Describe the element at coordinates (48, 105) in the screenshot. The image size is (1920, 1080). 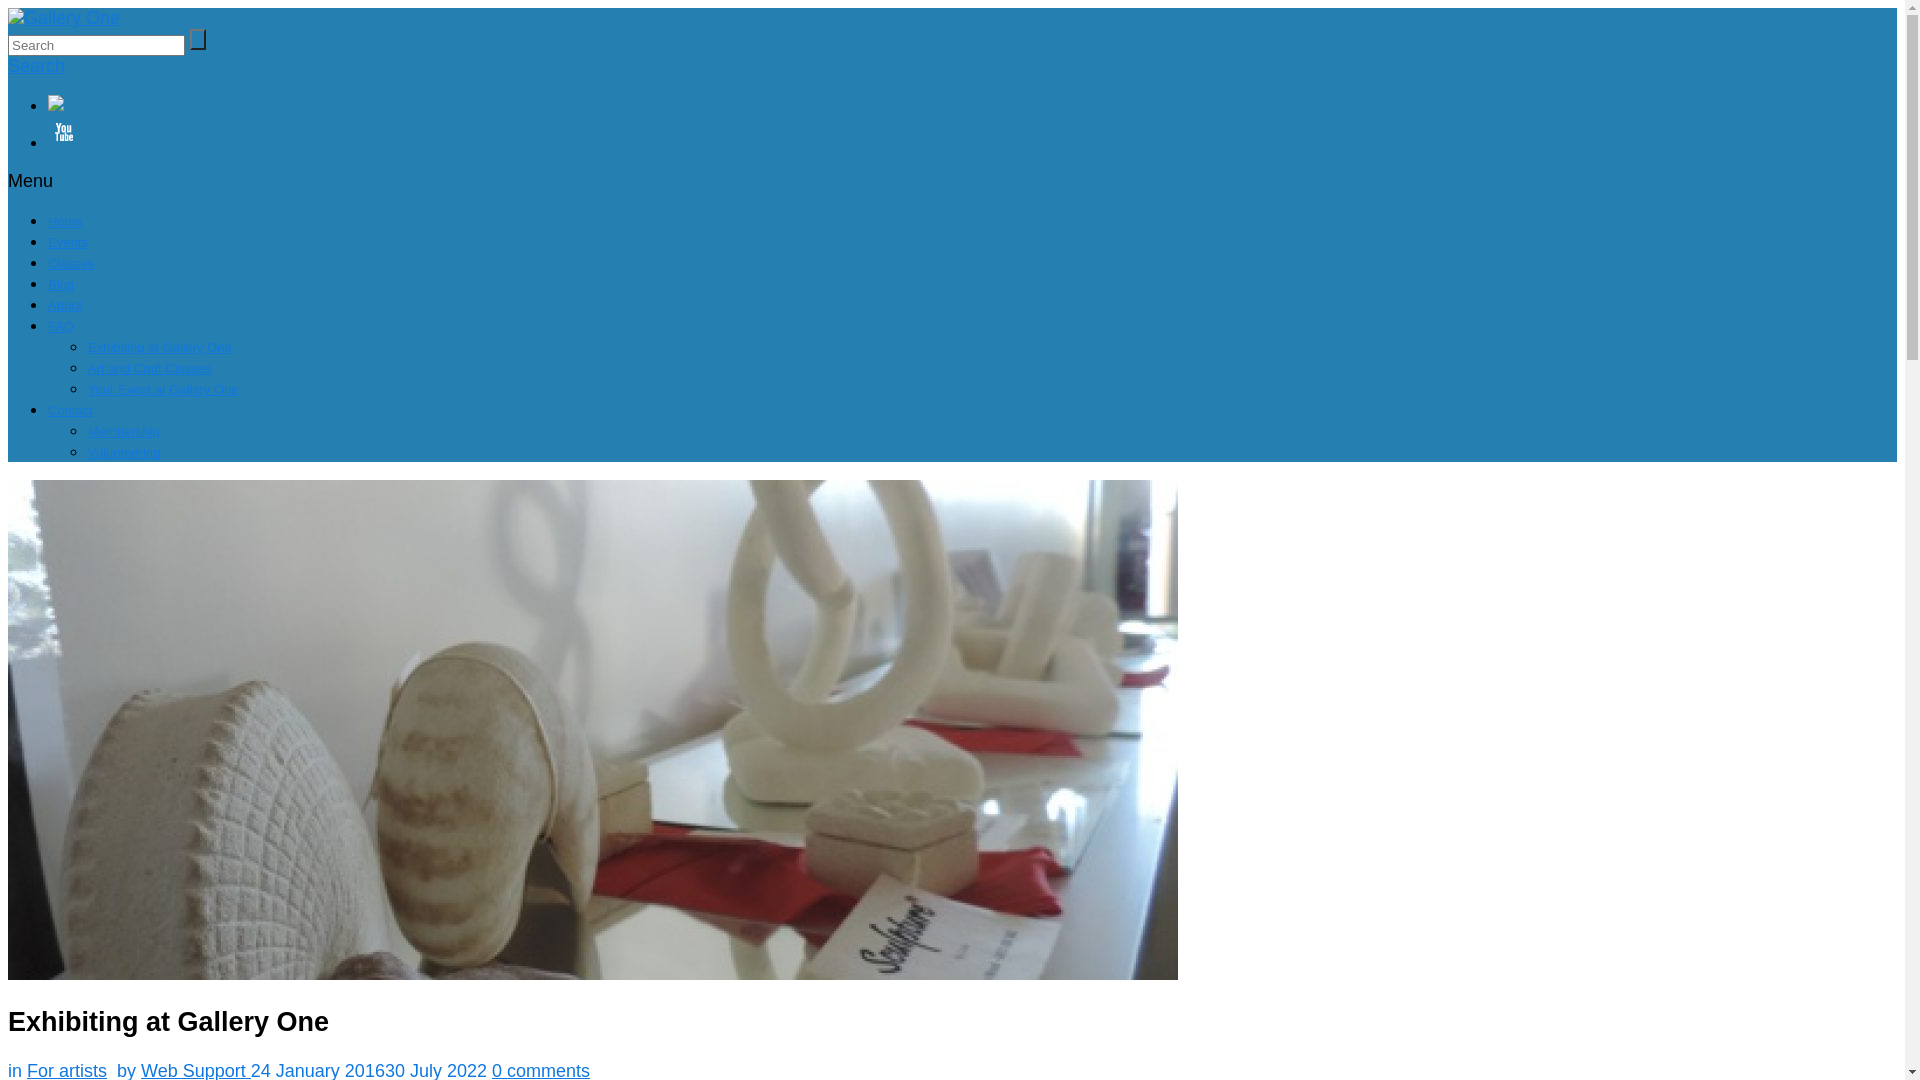
I see `'Gallery One on Facebook'` at that location.